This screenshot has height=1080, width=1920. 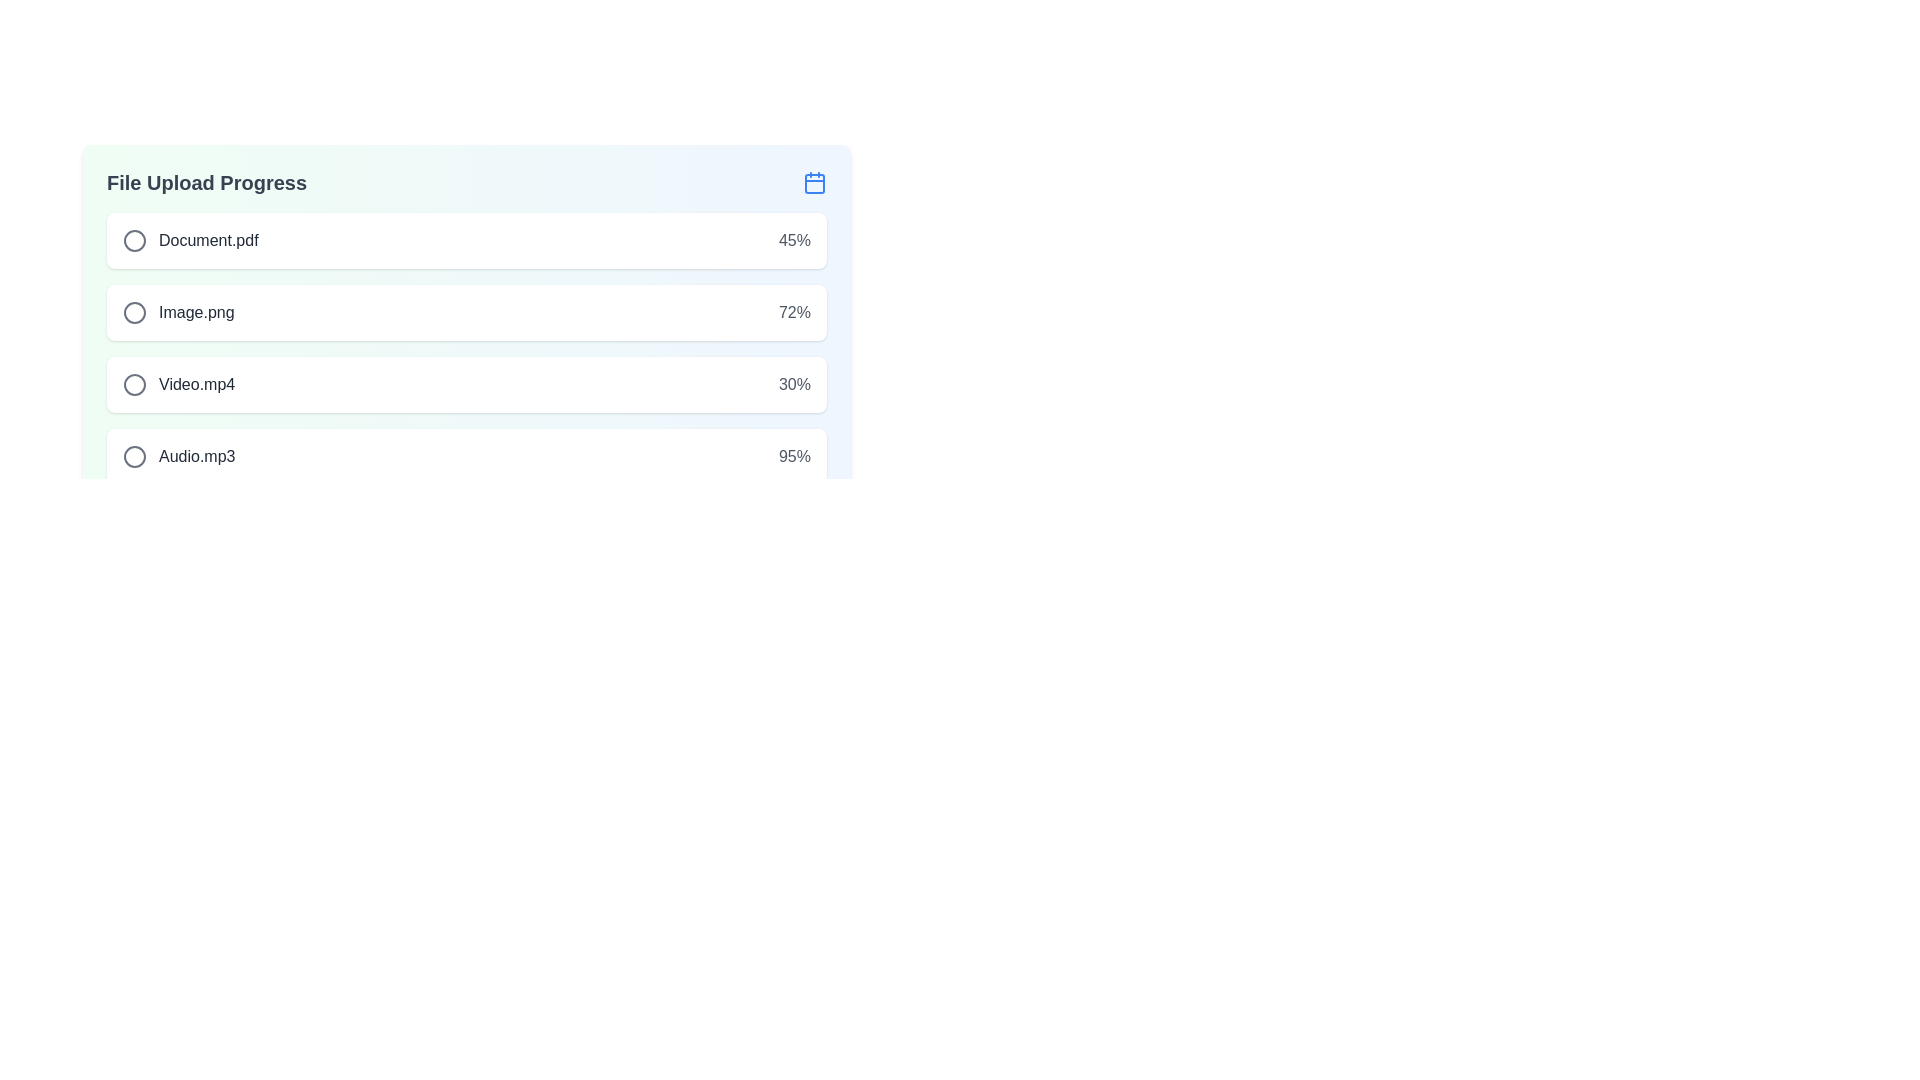 What do you see at coordinates (133, 456) in the screenshot?
I see `the circular radio button icon with a gray border located to the left of the text 'Audio.mp3'` at bounding box center [133, 456].